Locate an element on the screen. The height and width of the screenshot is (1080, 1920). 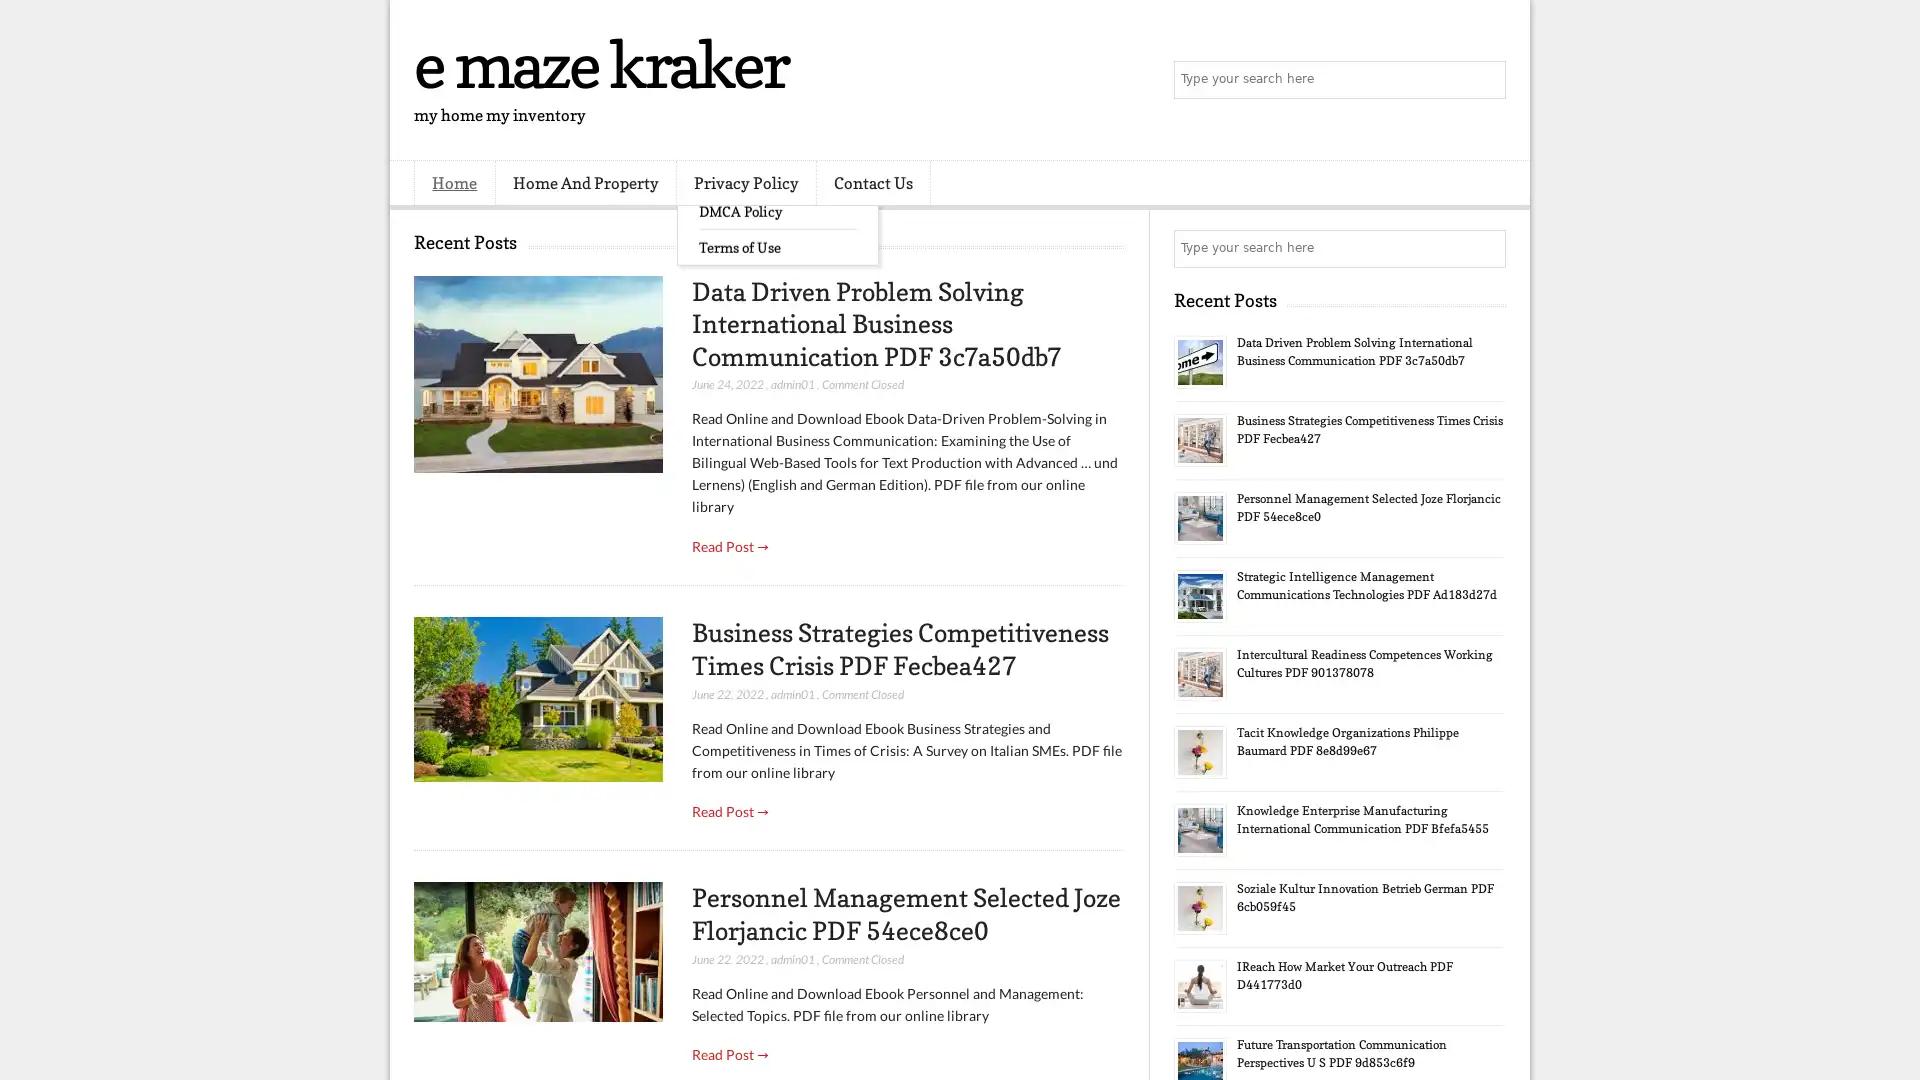
Search is located at coordinates (1485, 248).